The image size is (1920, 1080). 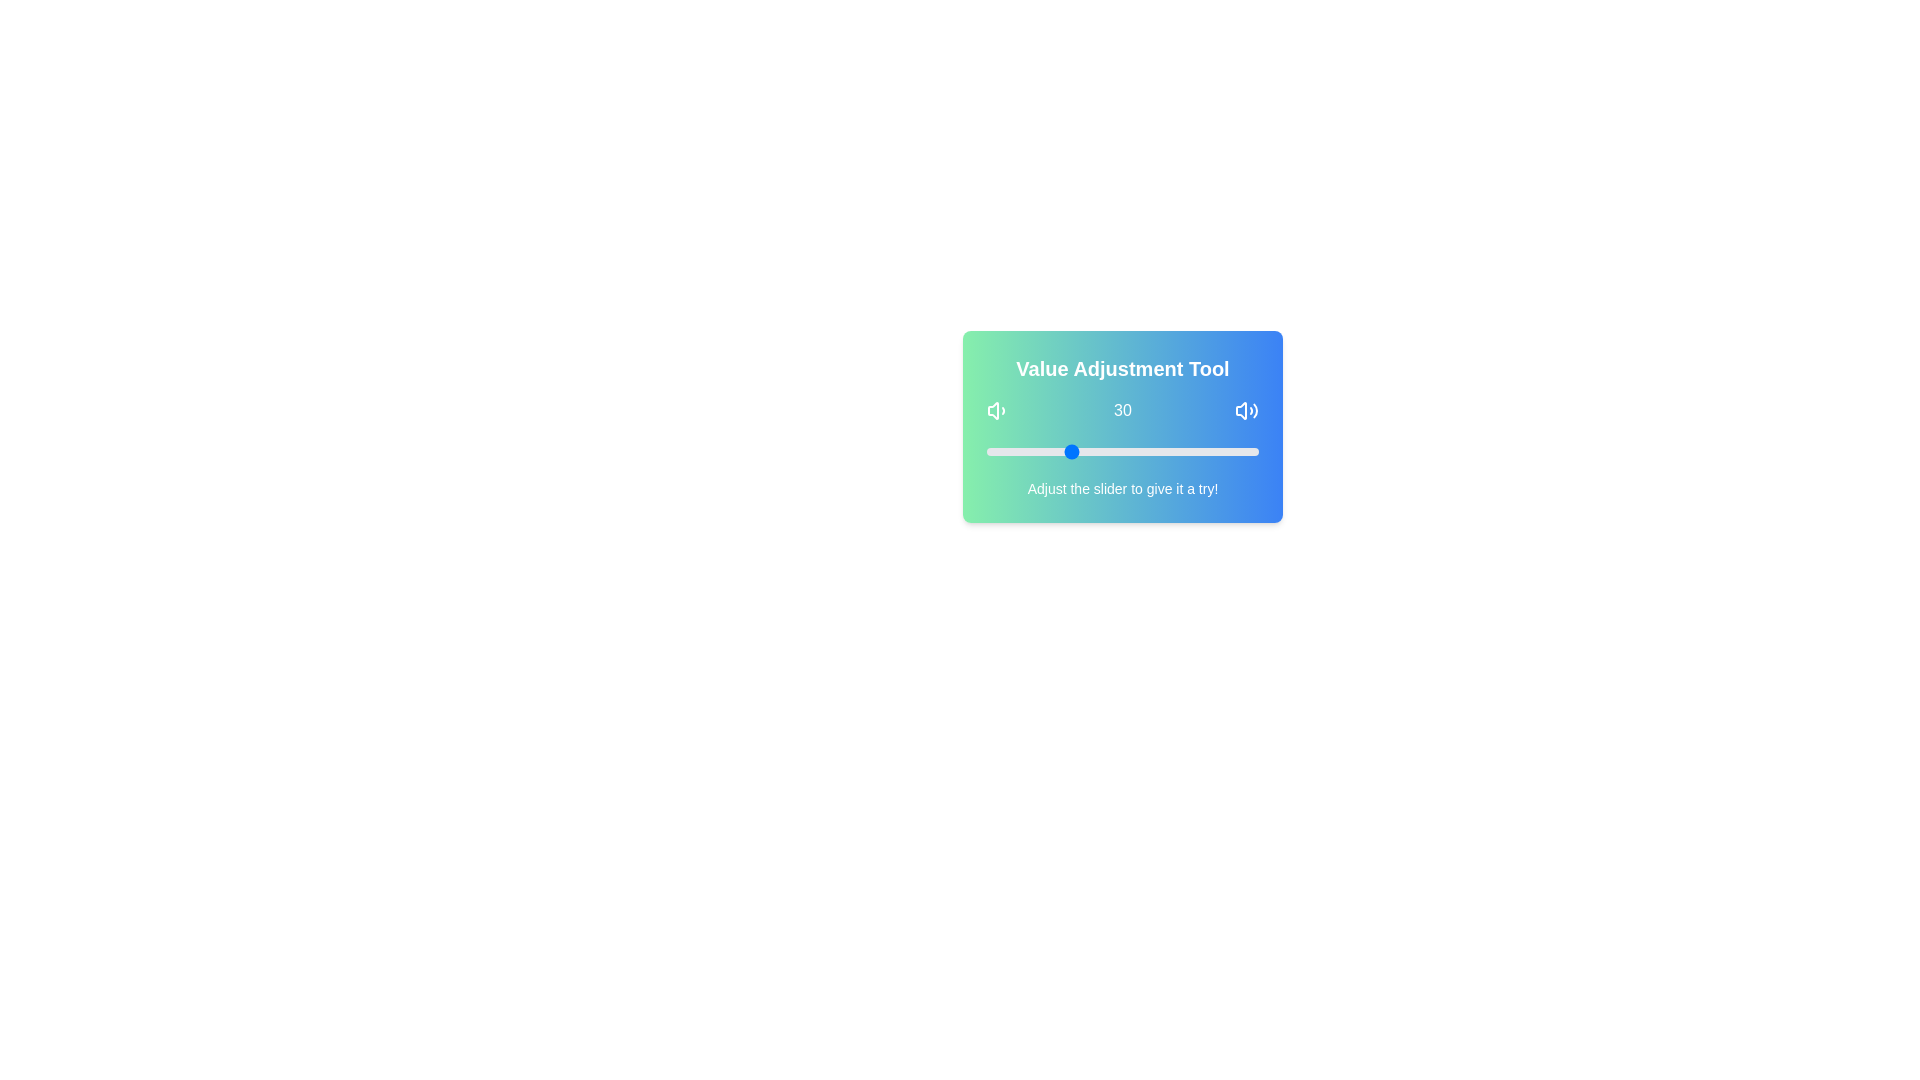 I want to click on the slider, so click(x=1241, y=451).